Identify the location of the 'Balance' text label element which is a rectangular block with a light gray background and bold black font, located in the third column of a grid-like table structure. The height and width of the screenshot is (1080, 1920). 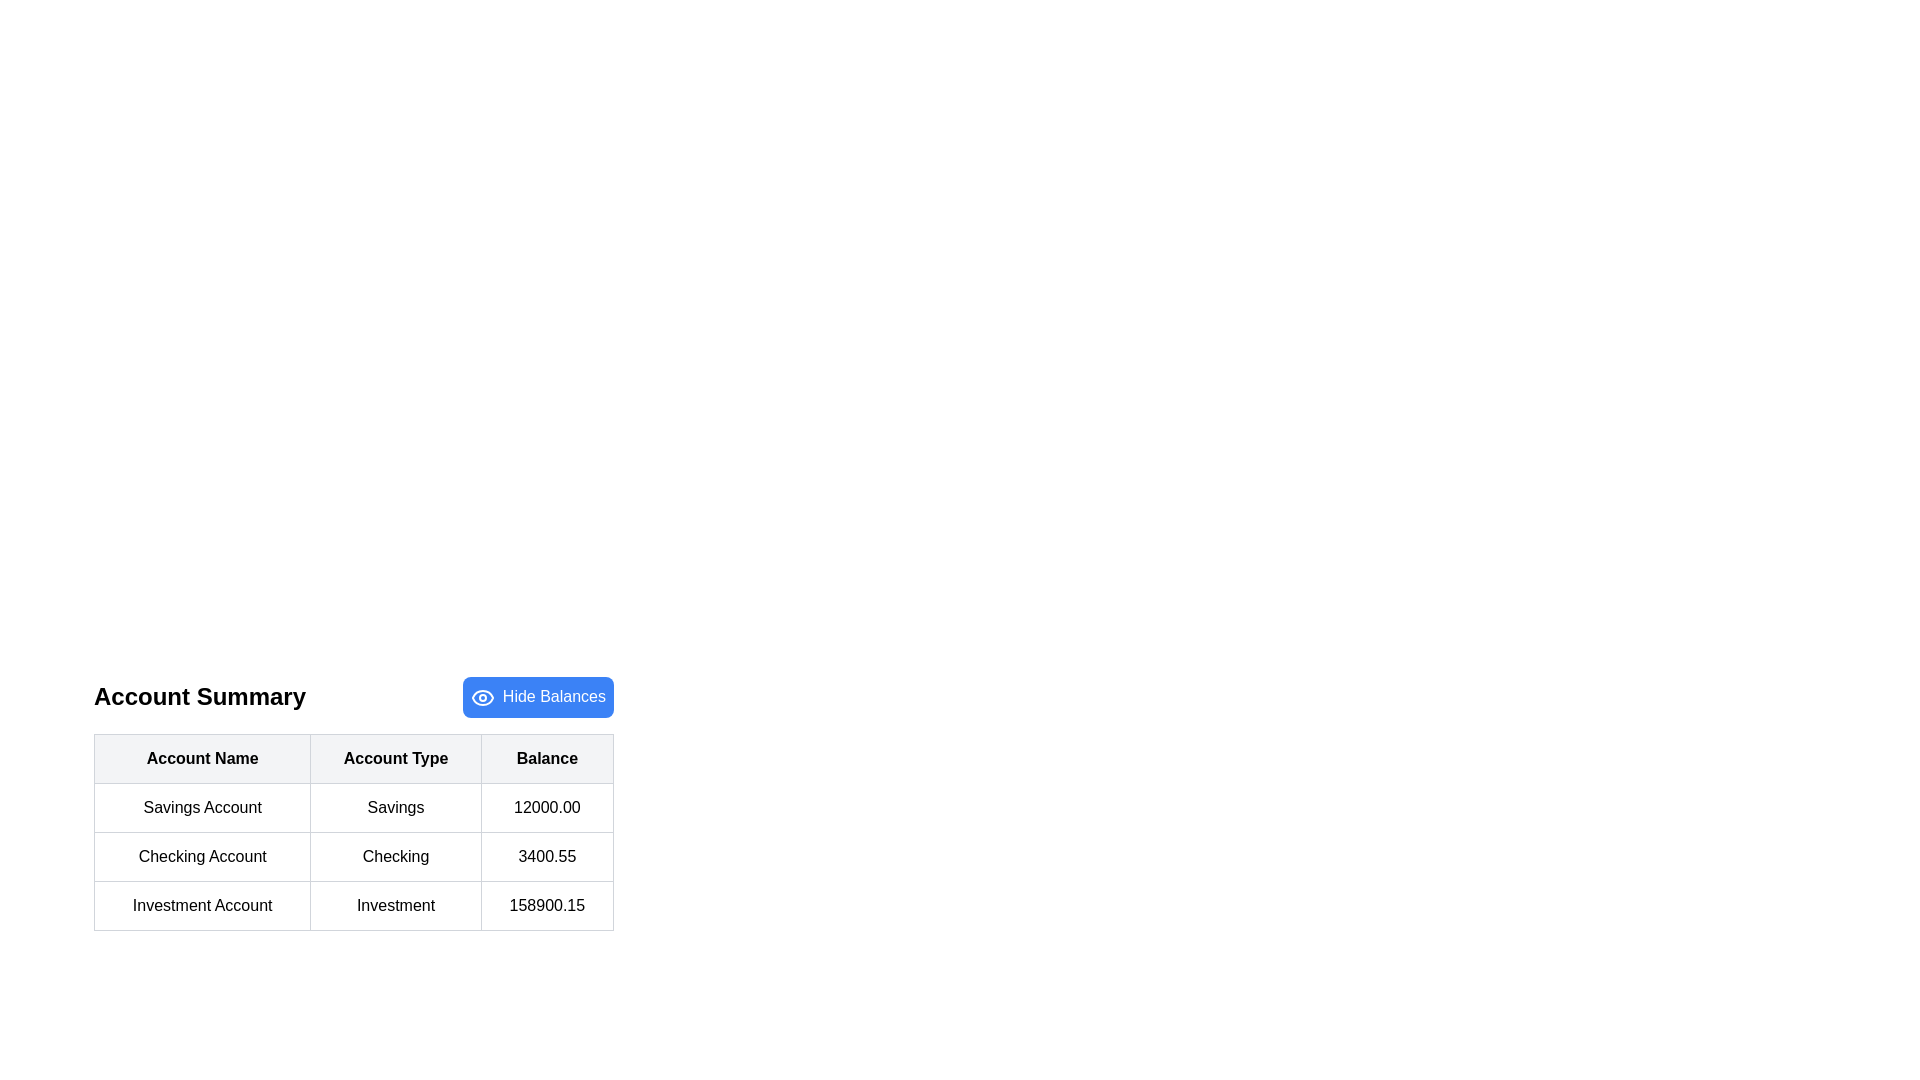
(547, 758).